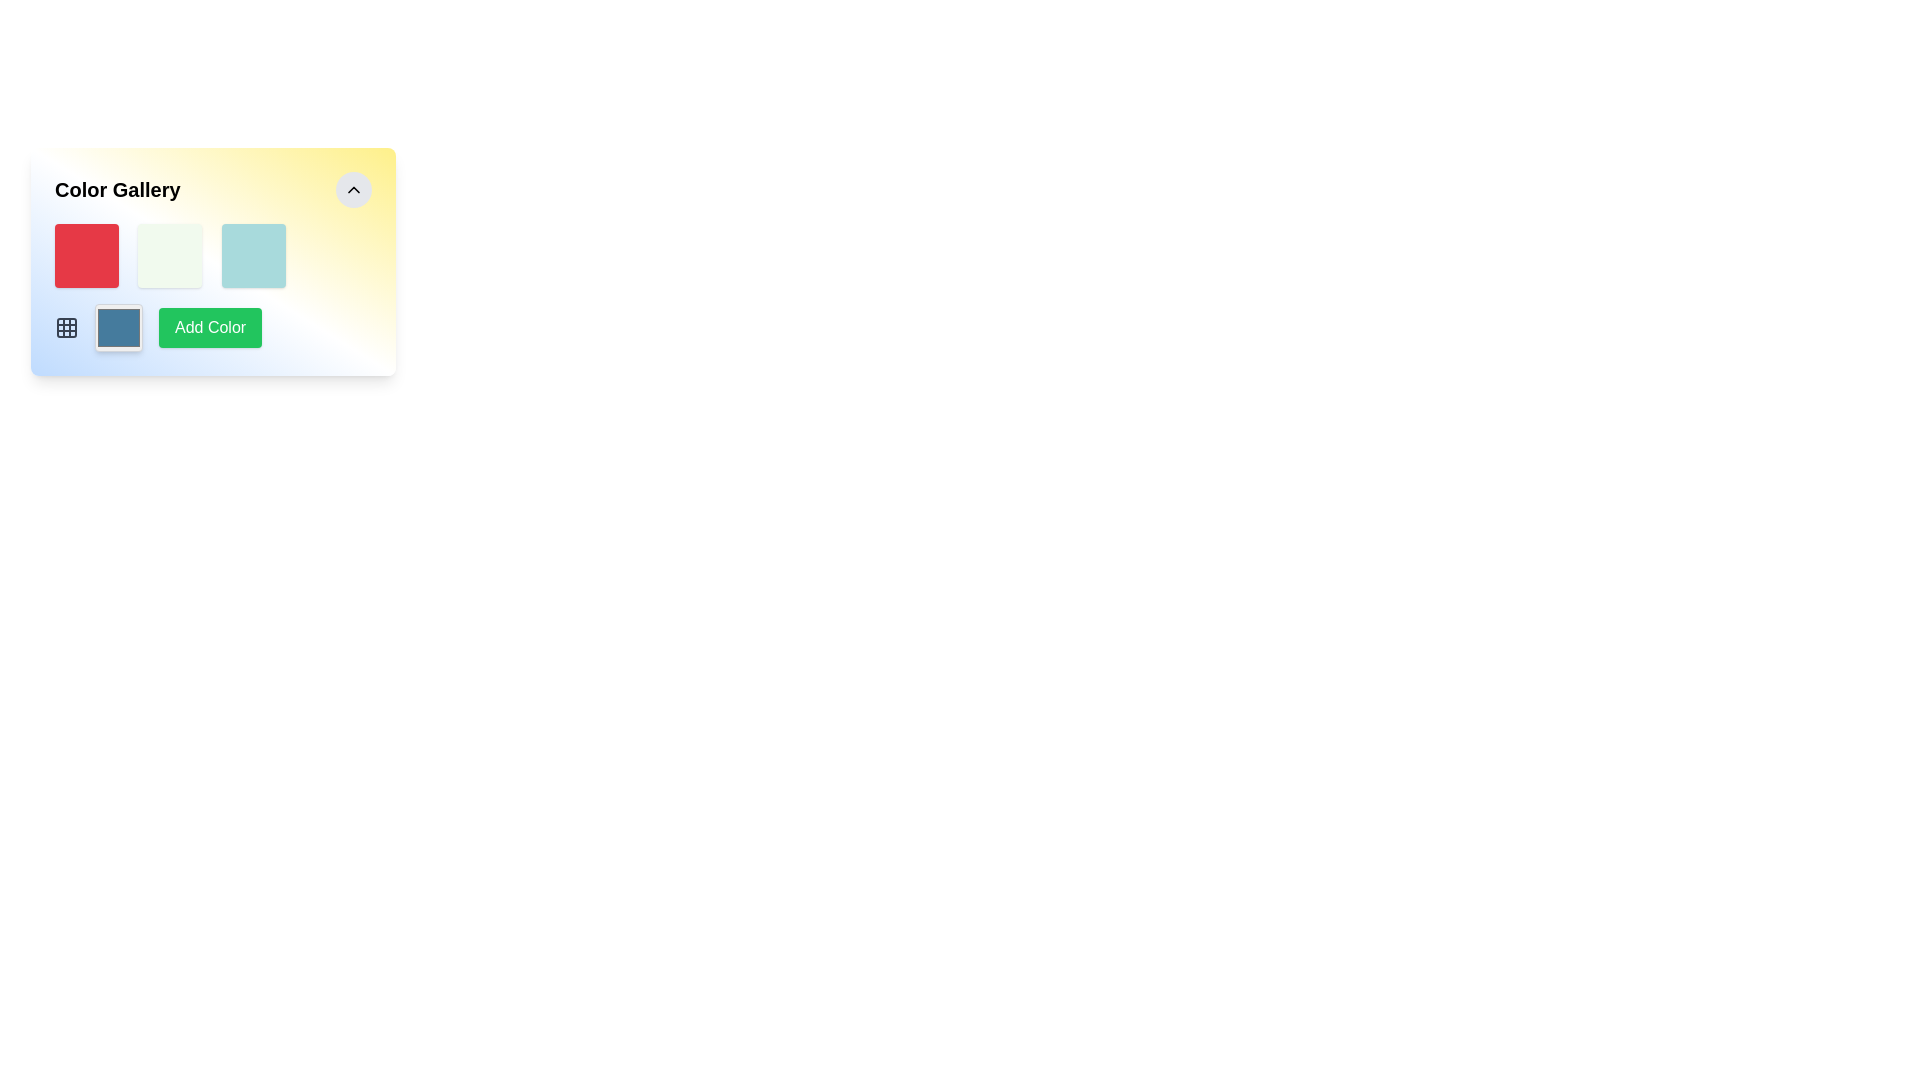  Describe the element at coordinates (67, 326) in the screenshot. I see `the top-left cell of the grid icon in the 'Color Gallery' card, which is a small square shape with a dark background and rounded corners` at that location.